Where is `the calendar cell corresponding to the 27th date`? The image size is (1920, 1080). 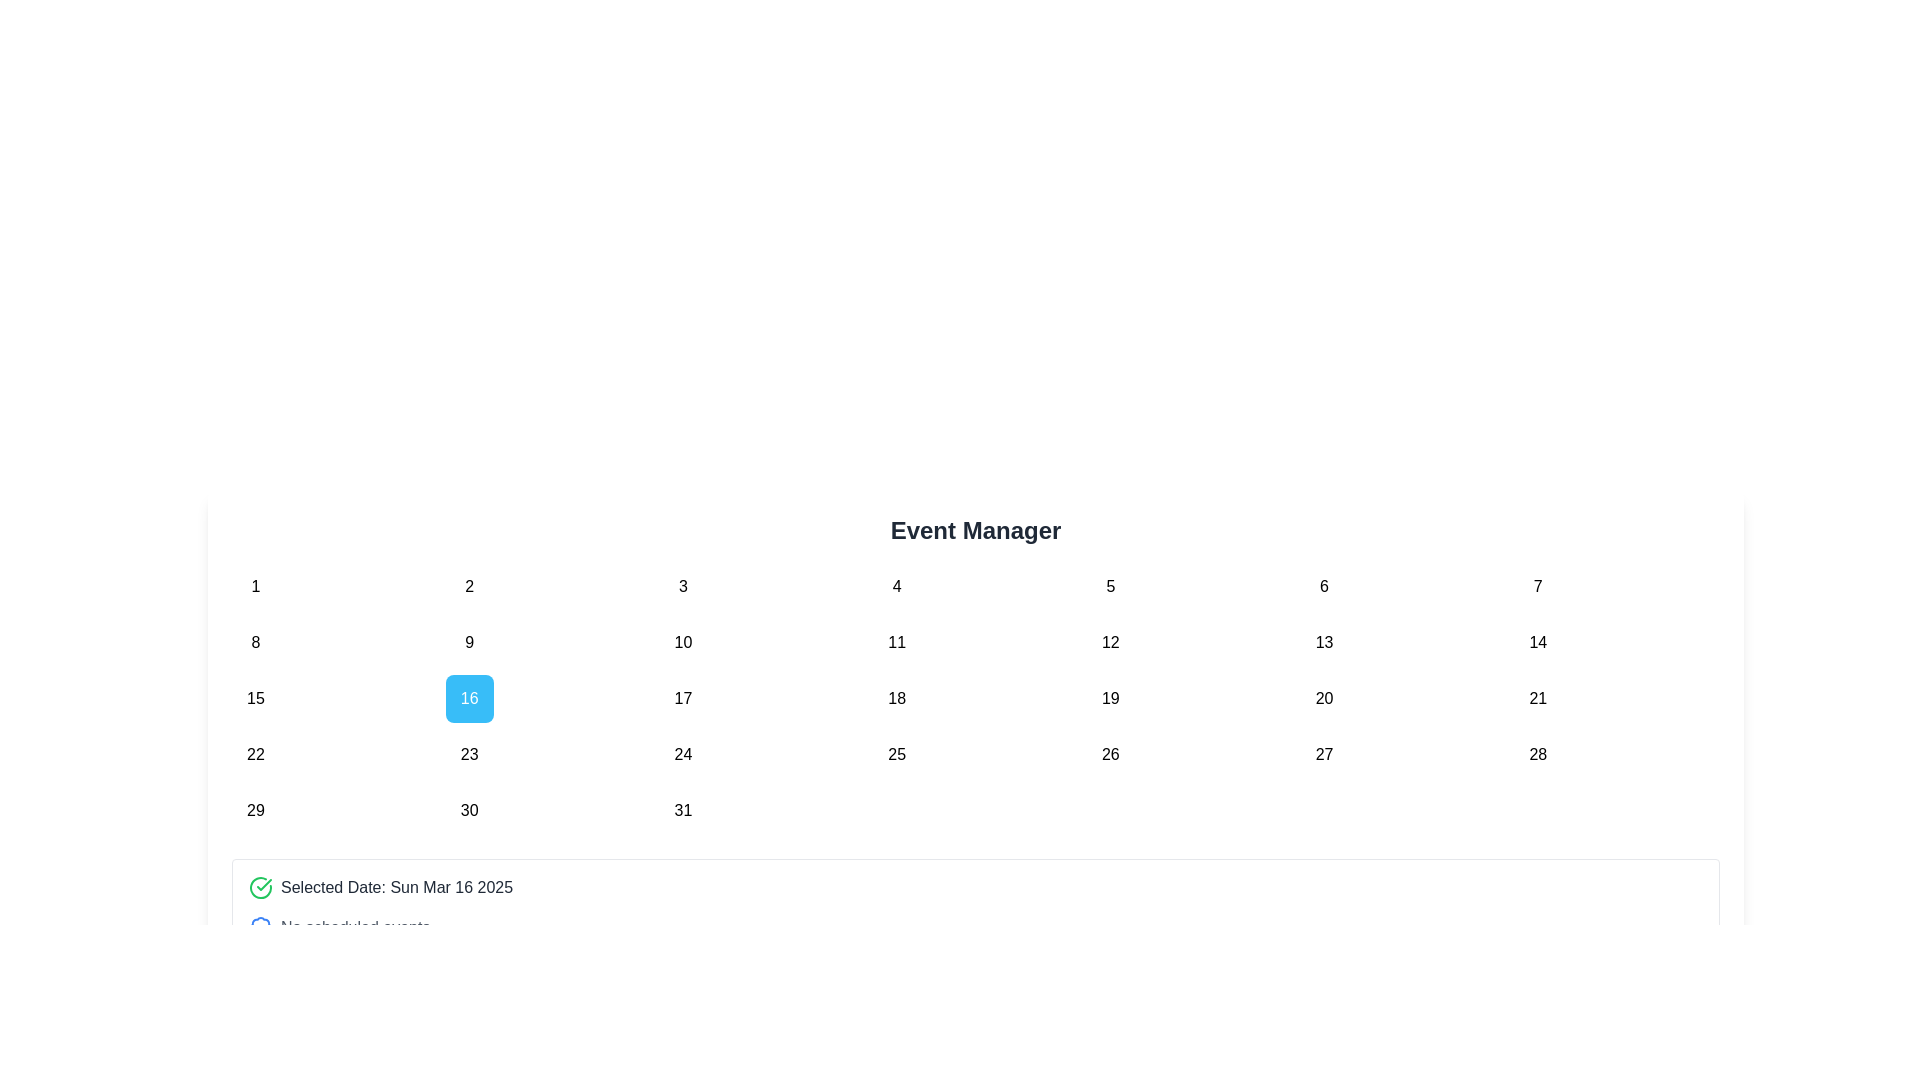 the calendar cell corresponding to the 27th date is located at coordinates (1324, 755).